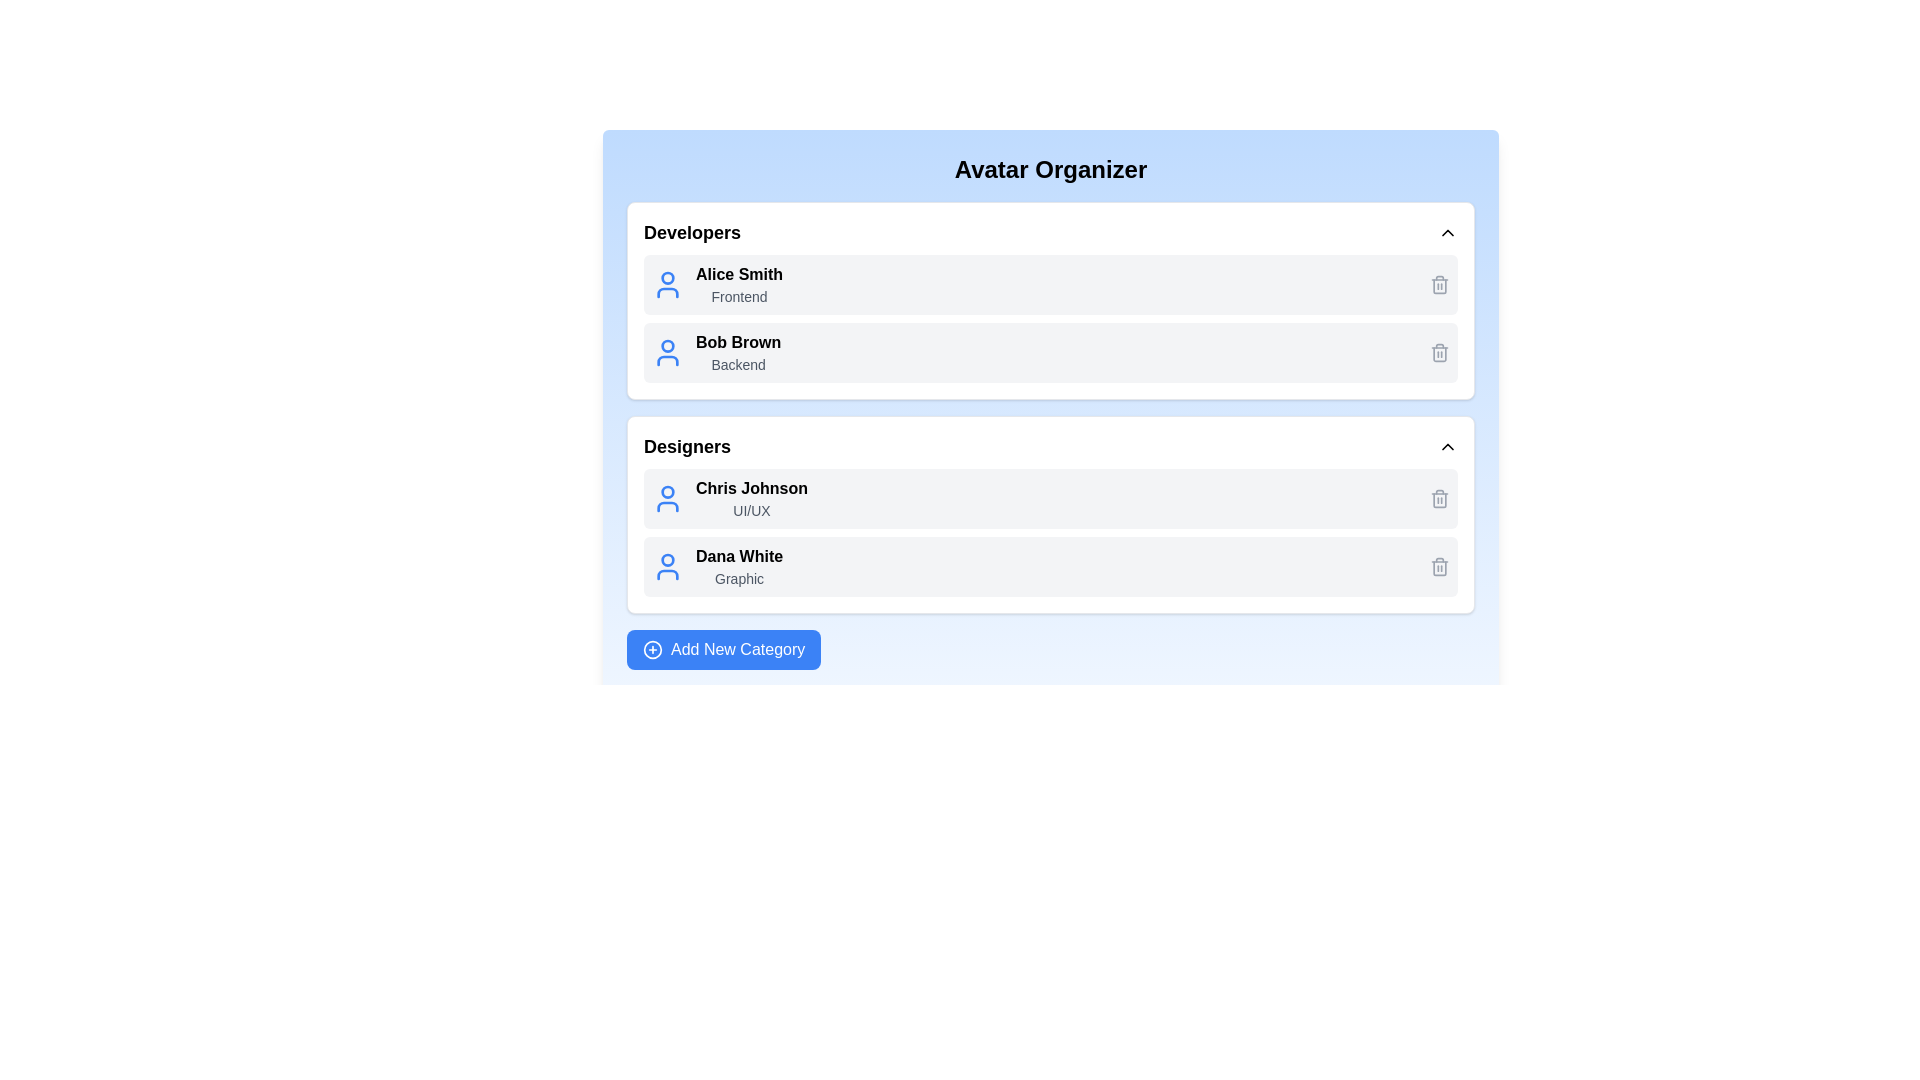 This screenshot has width=1920, height=1080. I want to click on the trash bin icon located within the 'Developers' group next to 'Bob Brown', so click(1440, 285).